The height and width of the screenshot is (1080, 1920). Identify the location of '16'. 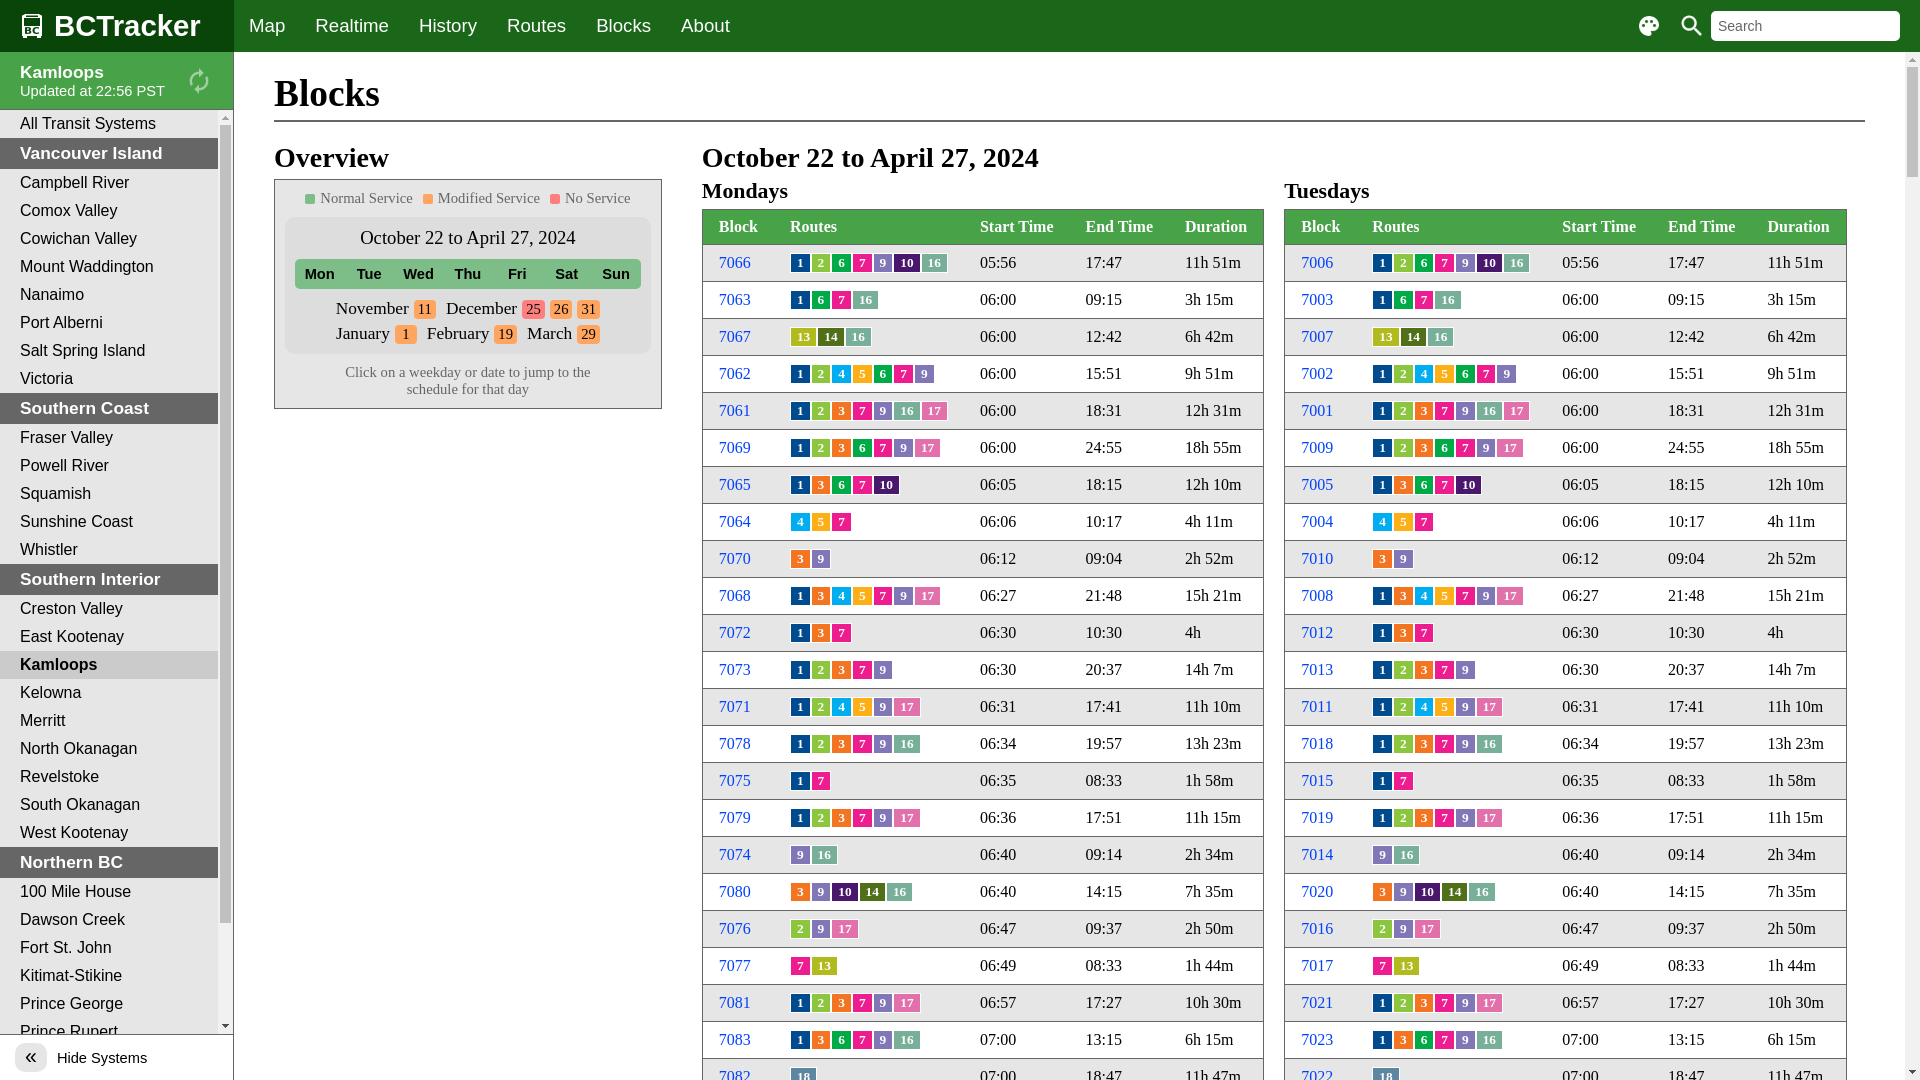
(905, 1039).